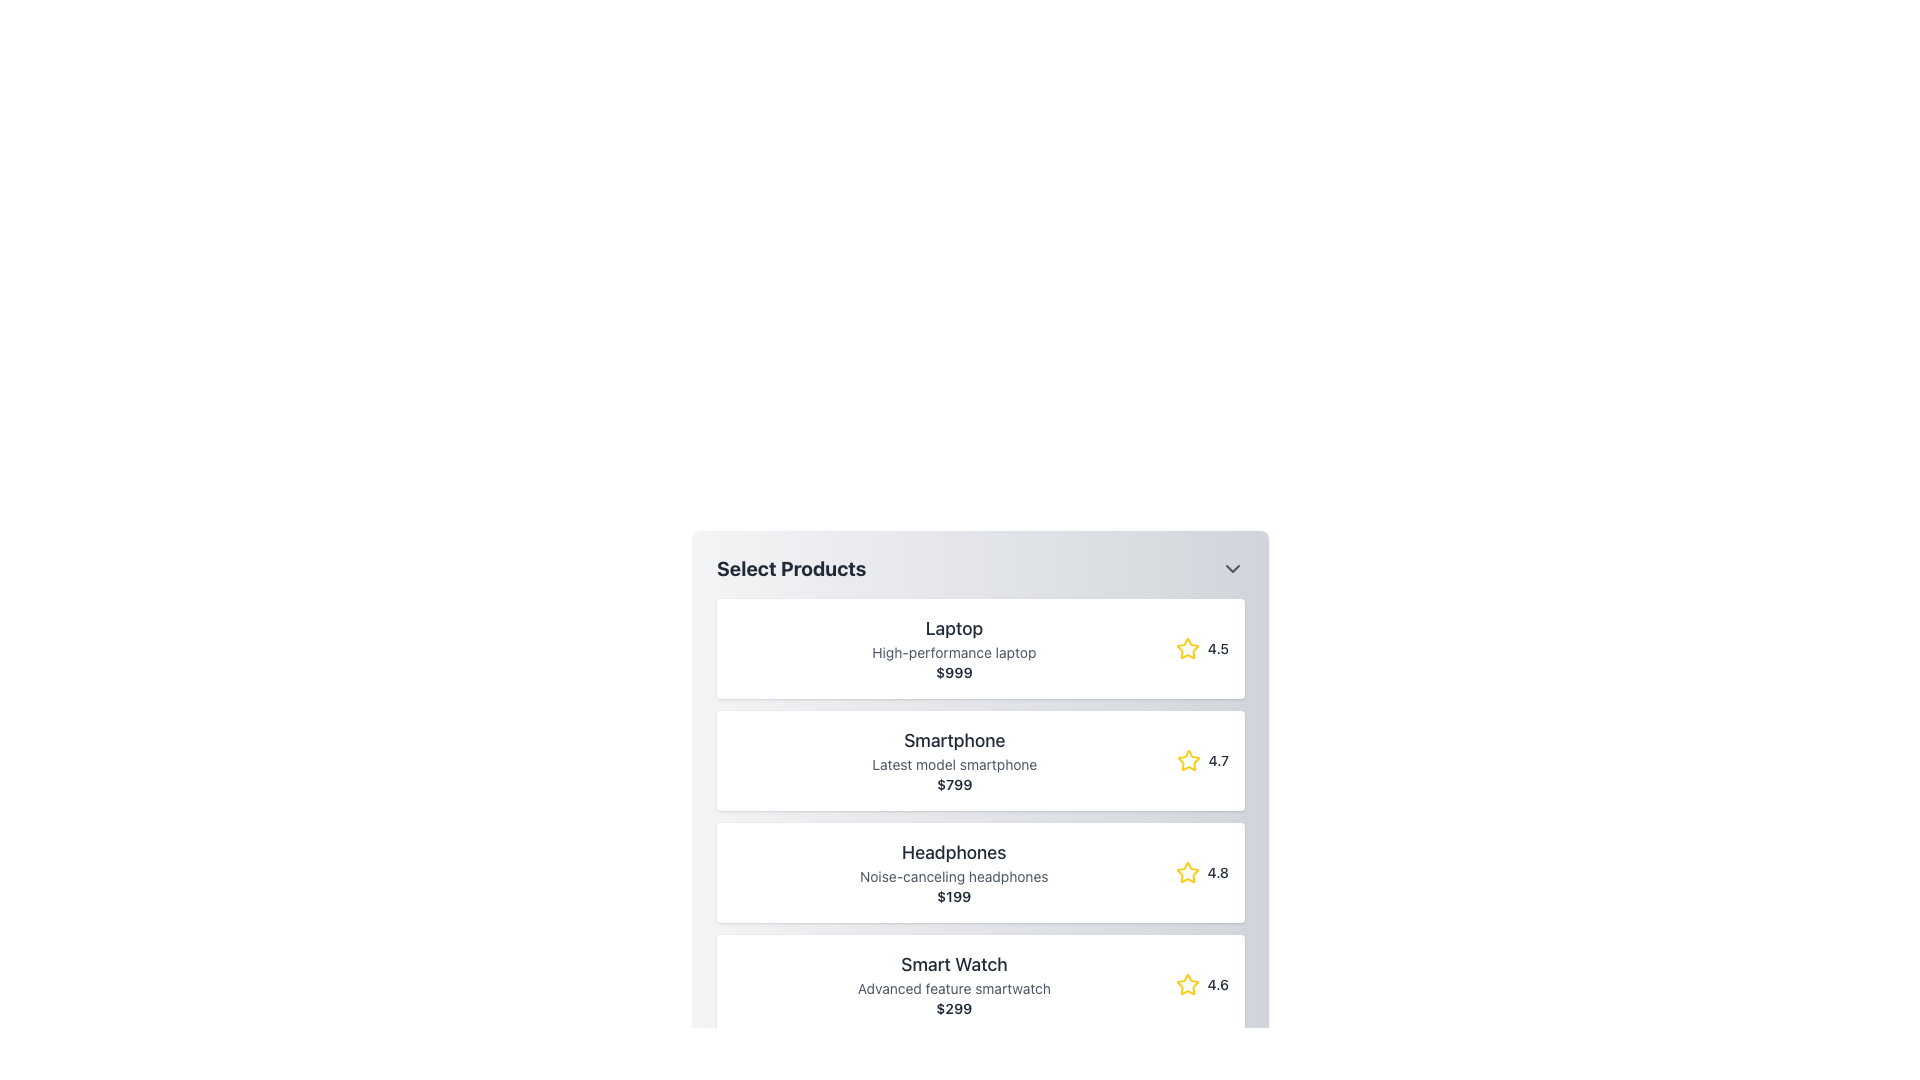 The width and height of the screenshot is (1920, 1080). What do you see at coordinates (1217, 648) in the screenshot?
I see `the text label displaying '4.5', which is located to the right of a yellow star icon in the topmost entry of the product list` at bounding box center [1217, 648].